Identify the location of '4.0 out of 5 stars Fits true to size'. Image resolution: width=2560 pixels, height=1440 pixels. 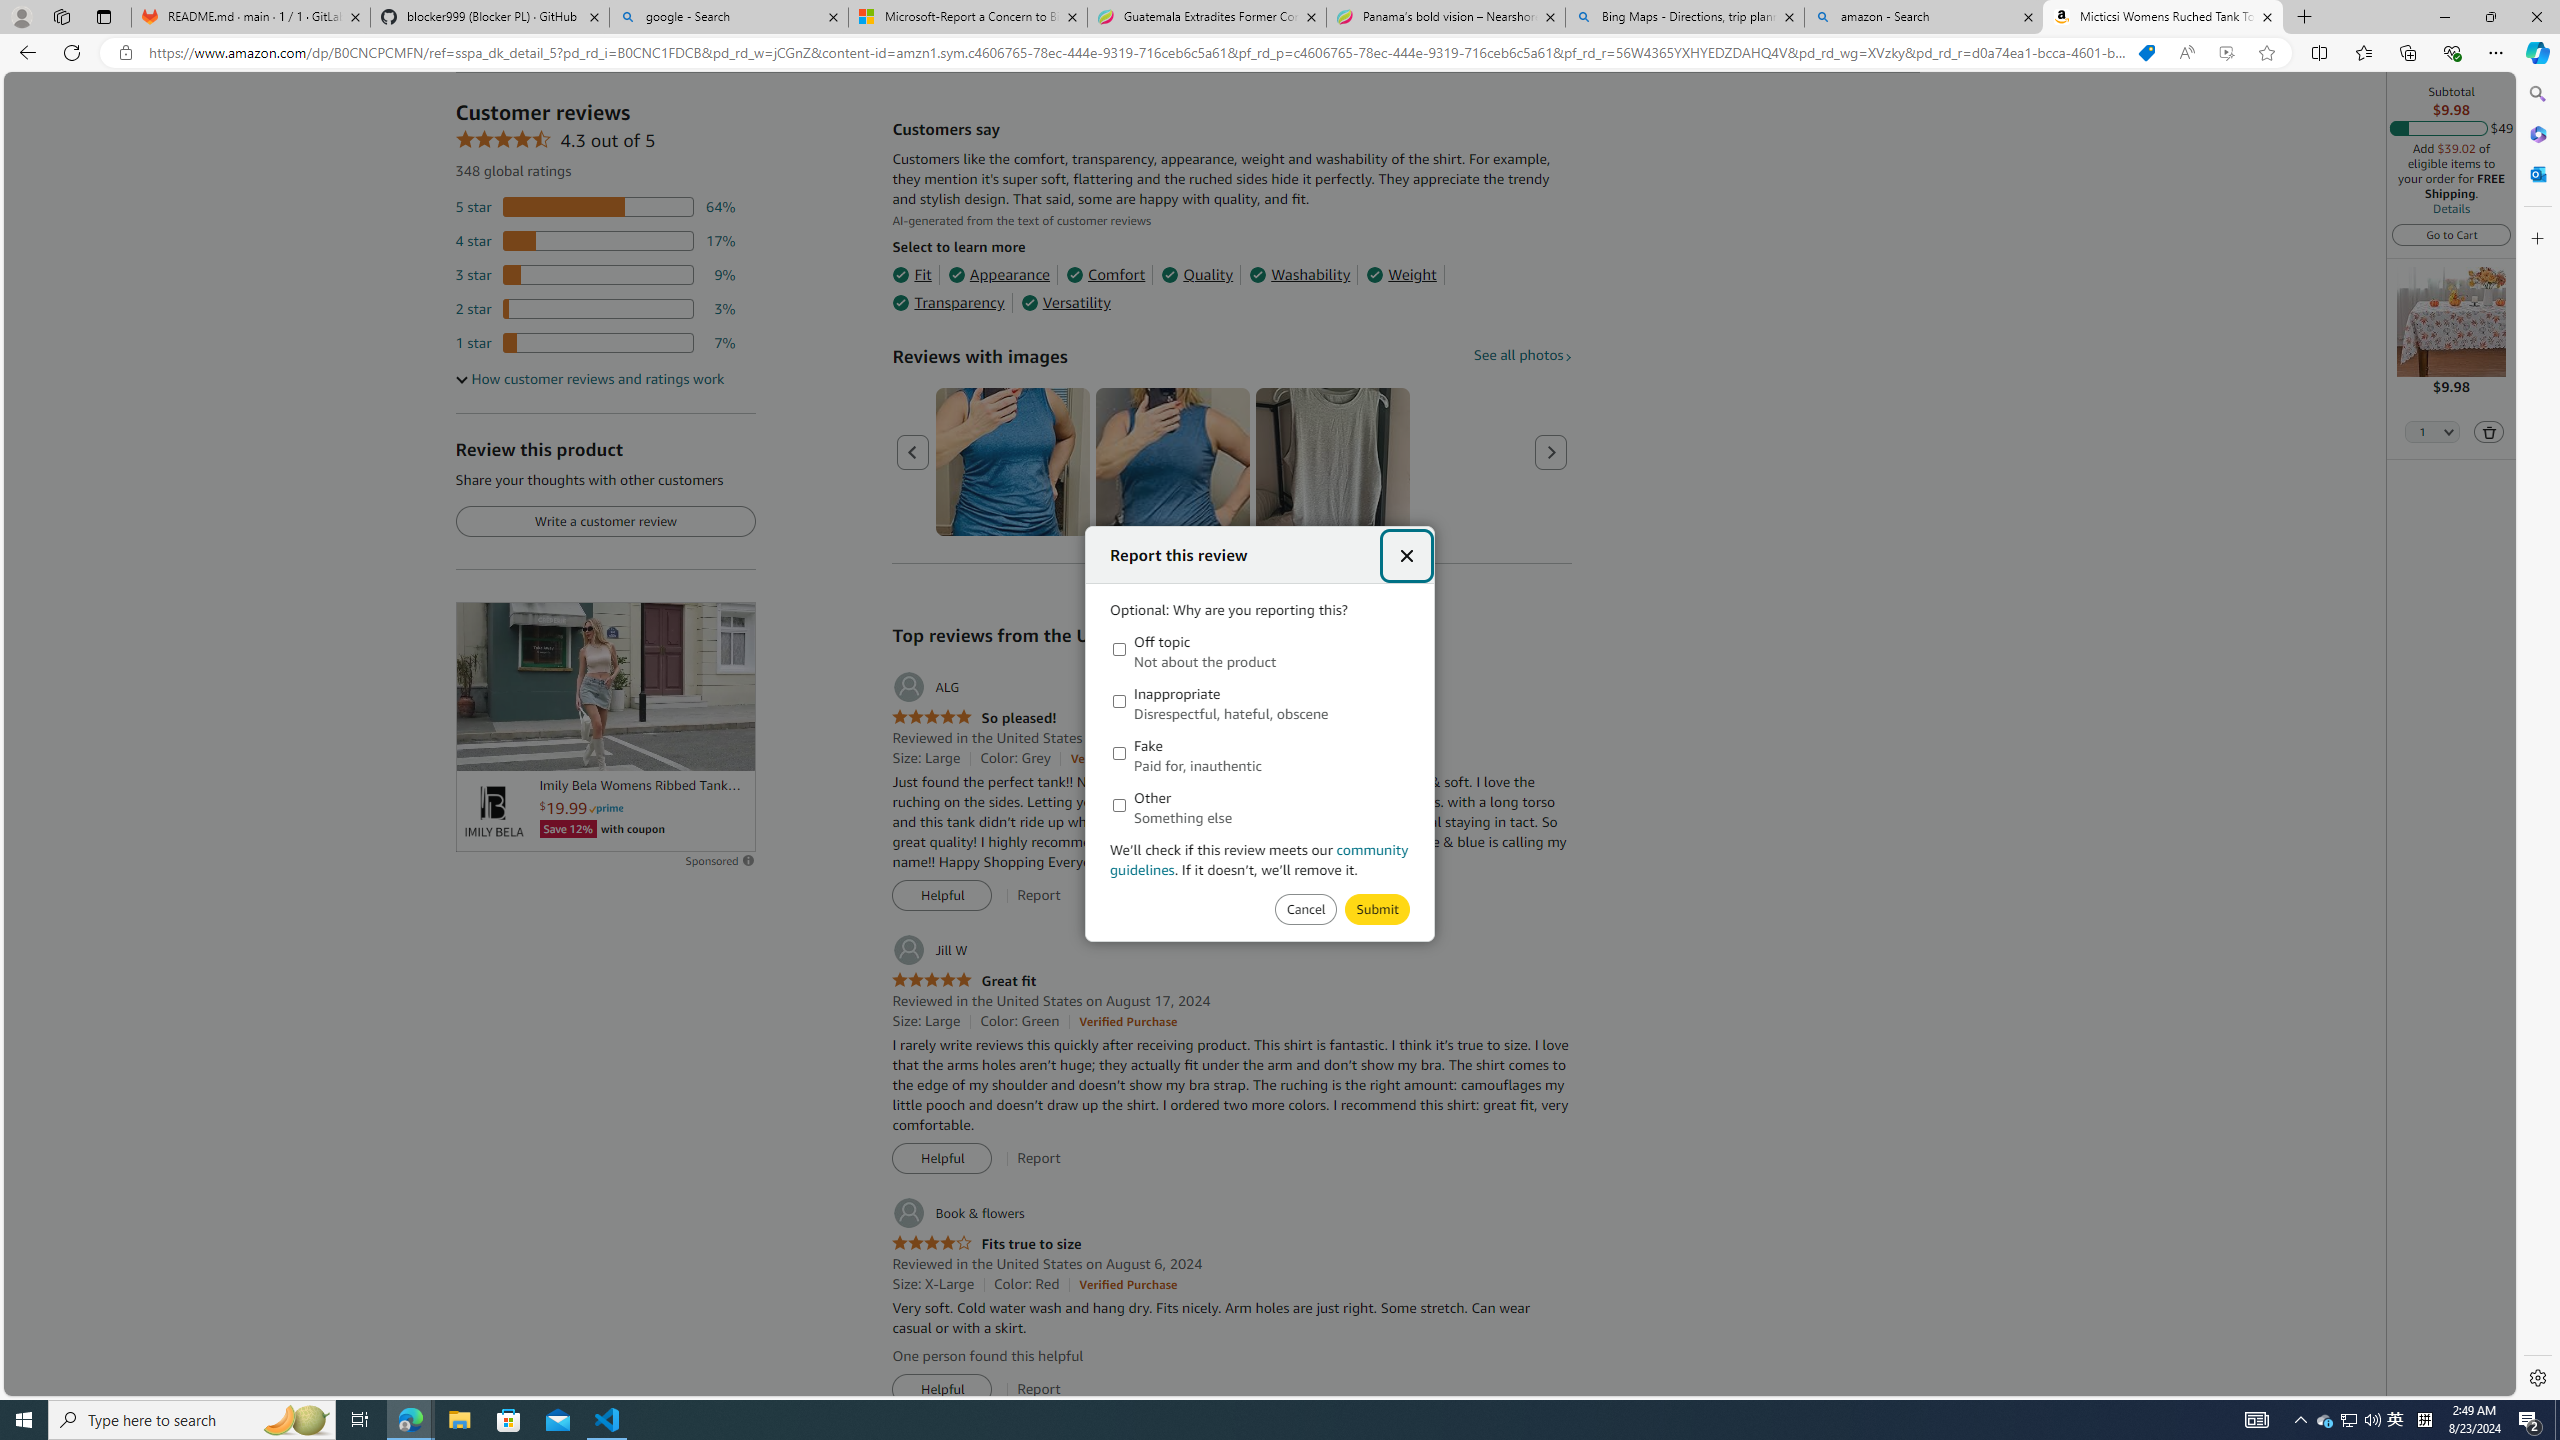
(986, 1244).